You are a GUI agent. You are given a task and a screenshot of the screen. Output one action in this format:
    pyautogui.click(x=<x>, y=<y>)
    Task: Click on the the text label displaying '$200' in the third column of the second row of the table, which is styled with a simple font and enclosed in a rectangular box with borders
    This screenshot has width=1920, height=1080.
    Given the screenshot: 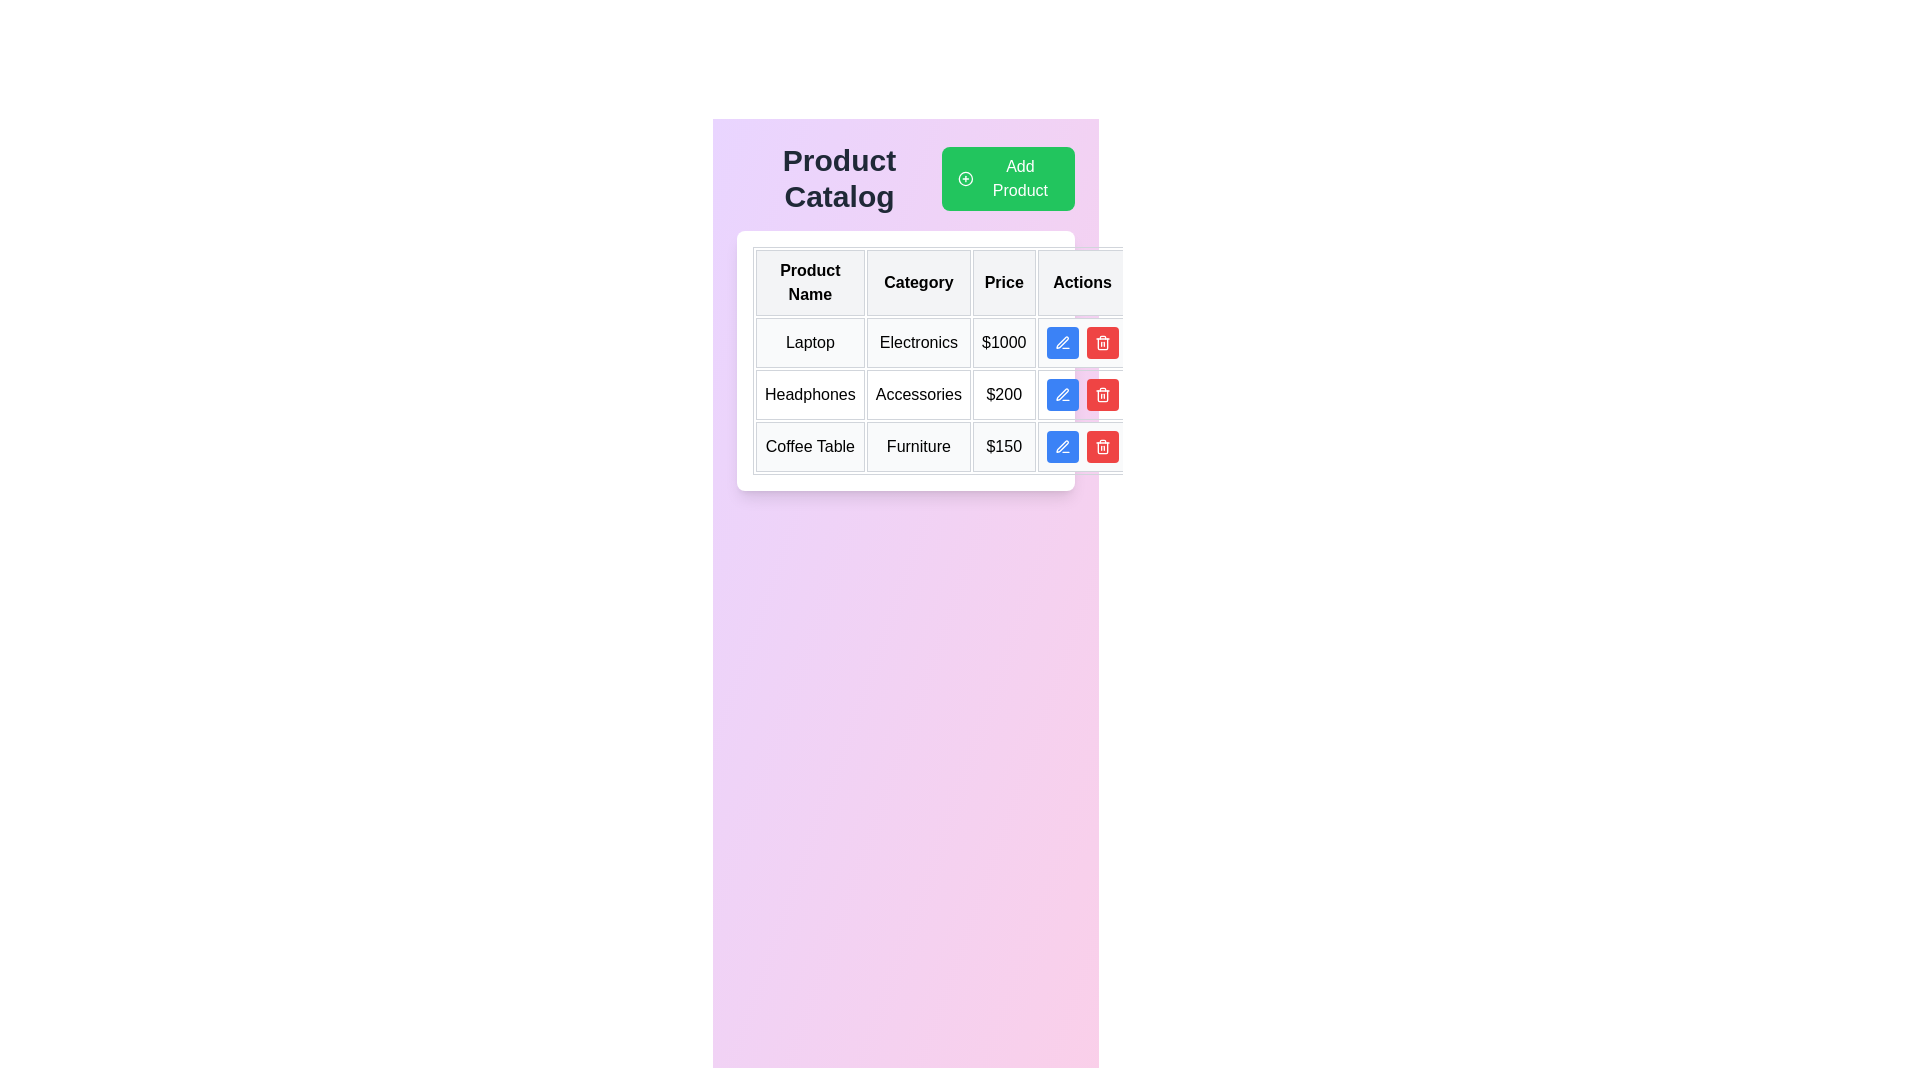 What is the action you would take?
    pyautogui.click(x=1004, y=394)
    